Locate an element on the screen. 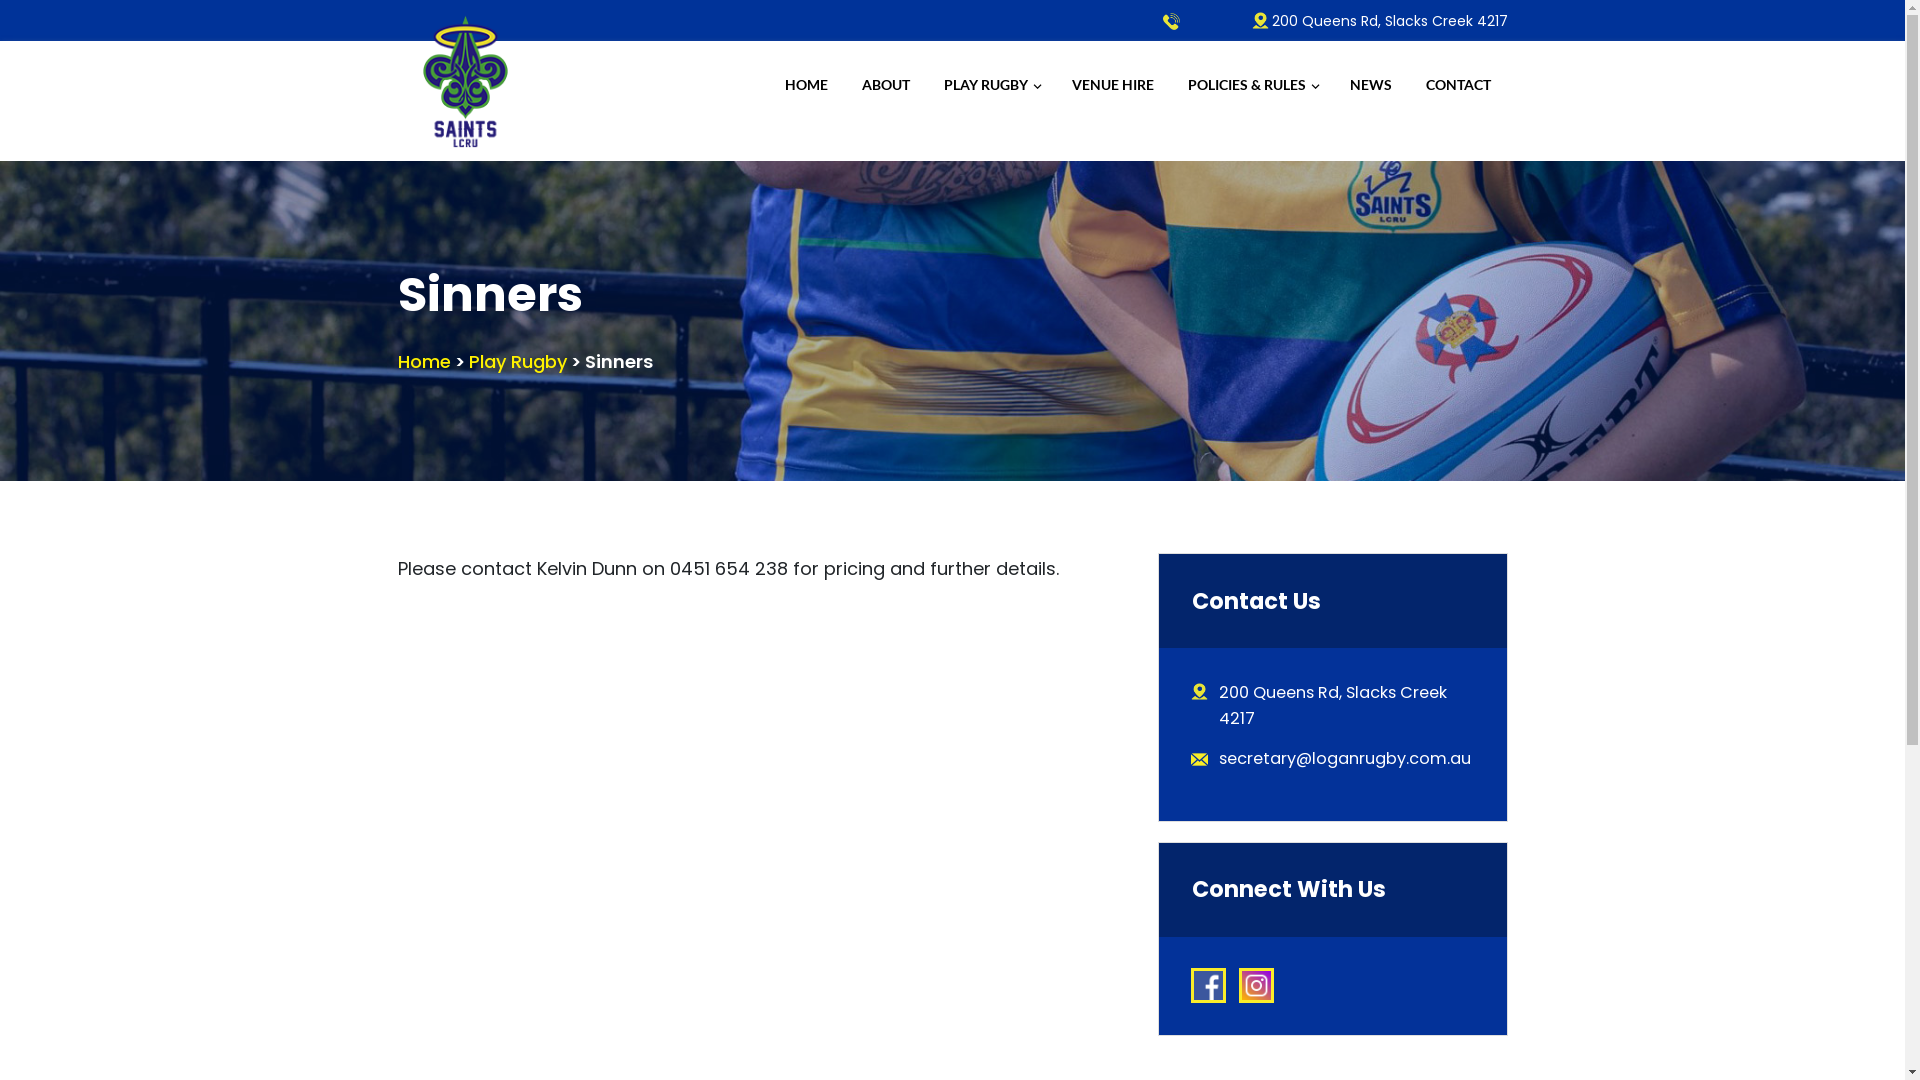 The height and width of the screenshot is (1080, 1920). 'VENUE HIRE' is located at coordinates (1053, 83).